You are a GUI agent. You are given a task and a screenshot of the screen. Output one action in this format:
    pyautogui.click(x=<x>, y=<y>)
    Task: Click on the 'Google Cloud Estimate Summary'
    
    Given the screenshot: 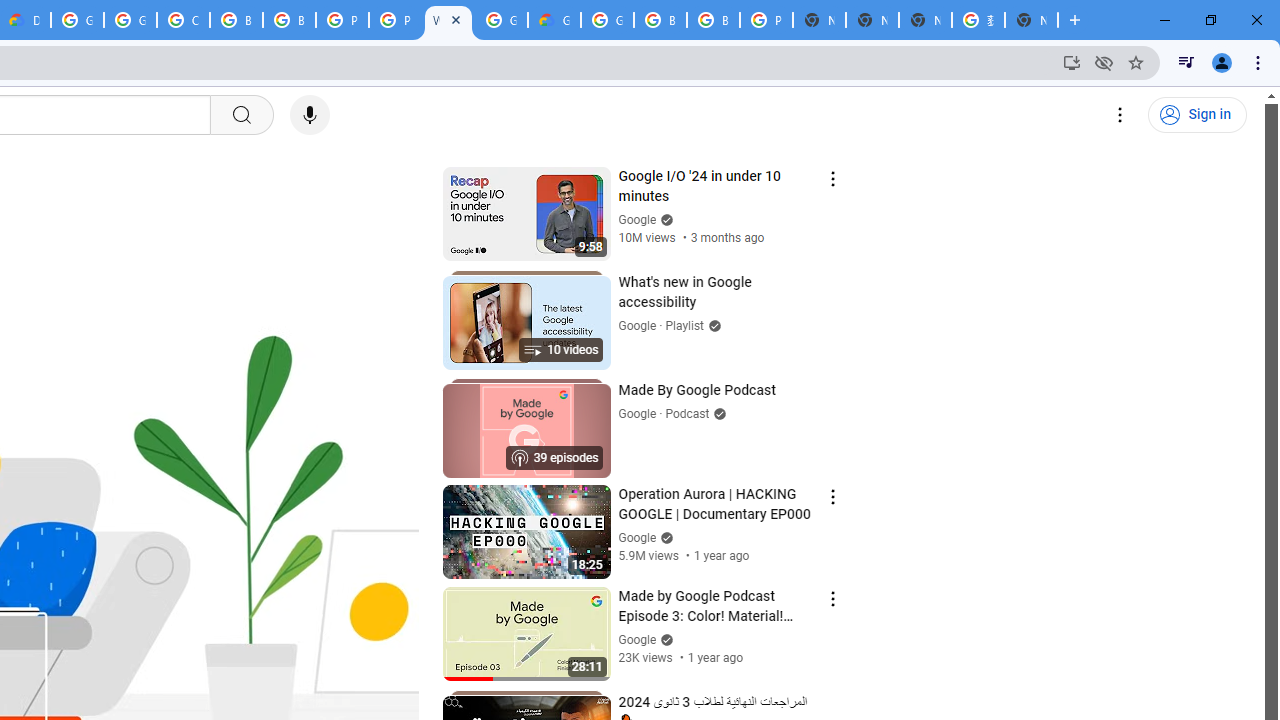 What is the action you would take?
    pyautogui.click(x=554, y=20)
    